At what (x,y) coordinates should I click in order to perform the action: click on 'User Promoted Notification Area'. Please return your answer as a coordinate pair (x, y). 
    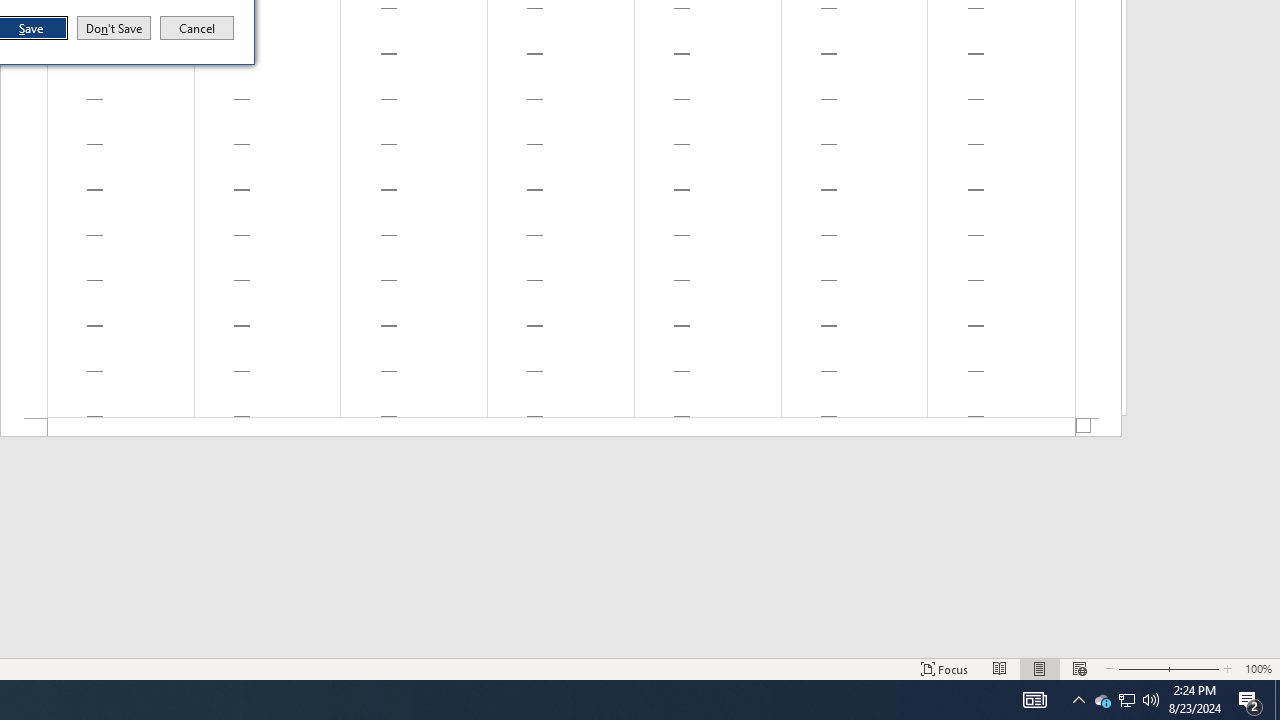
    Looking at the image, I should click on (1127, 698).